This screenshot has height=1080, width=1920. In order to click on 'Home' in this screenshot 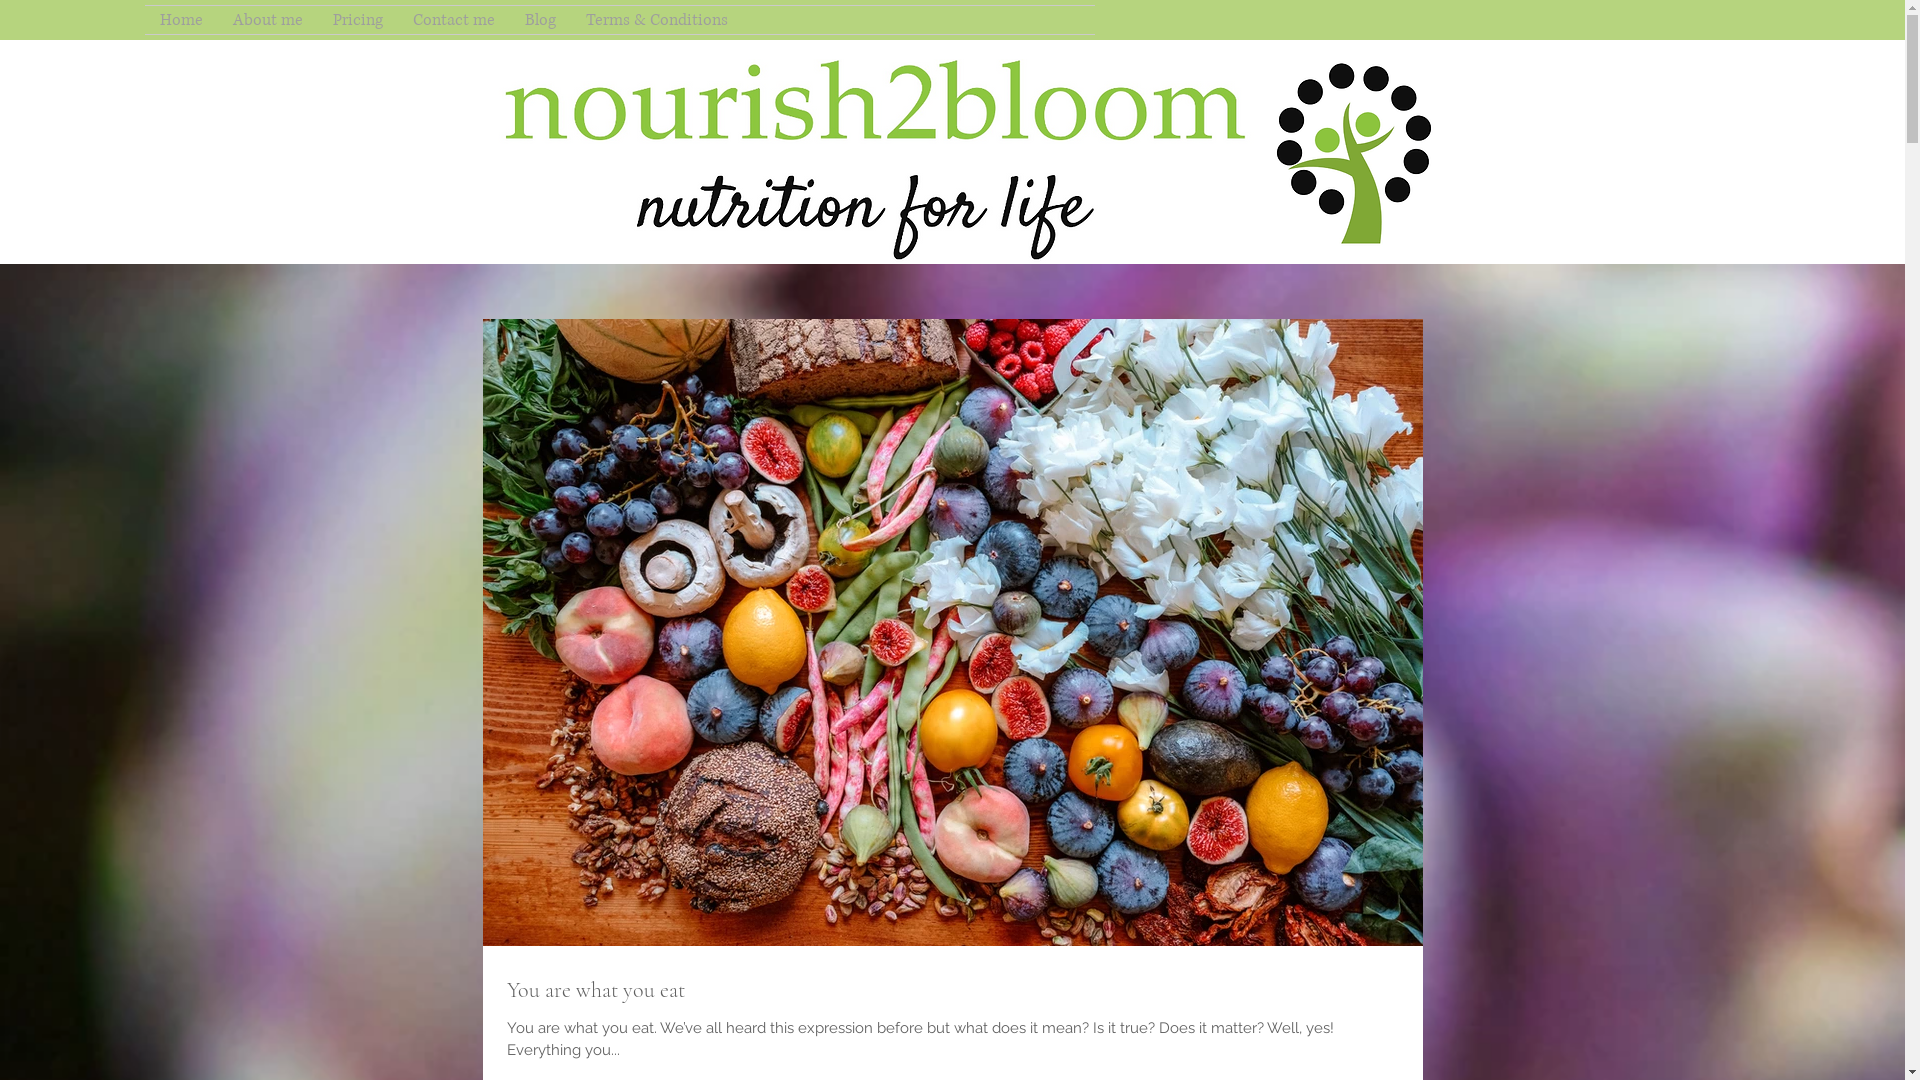, I will do `click(181, 19)`.